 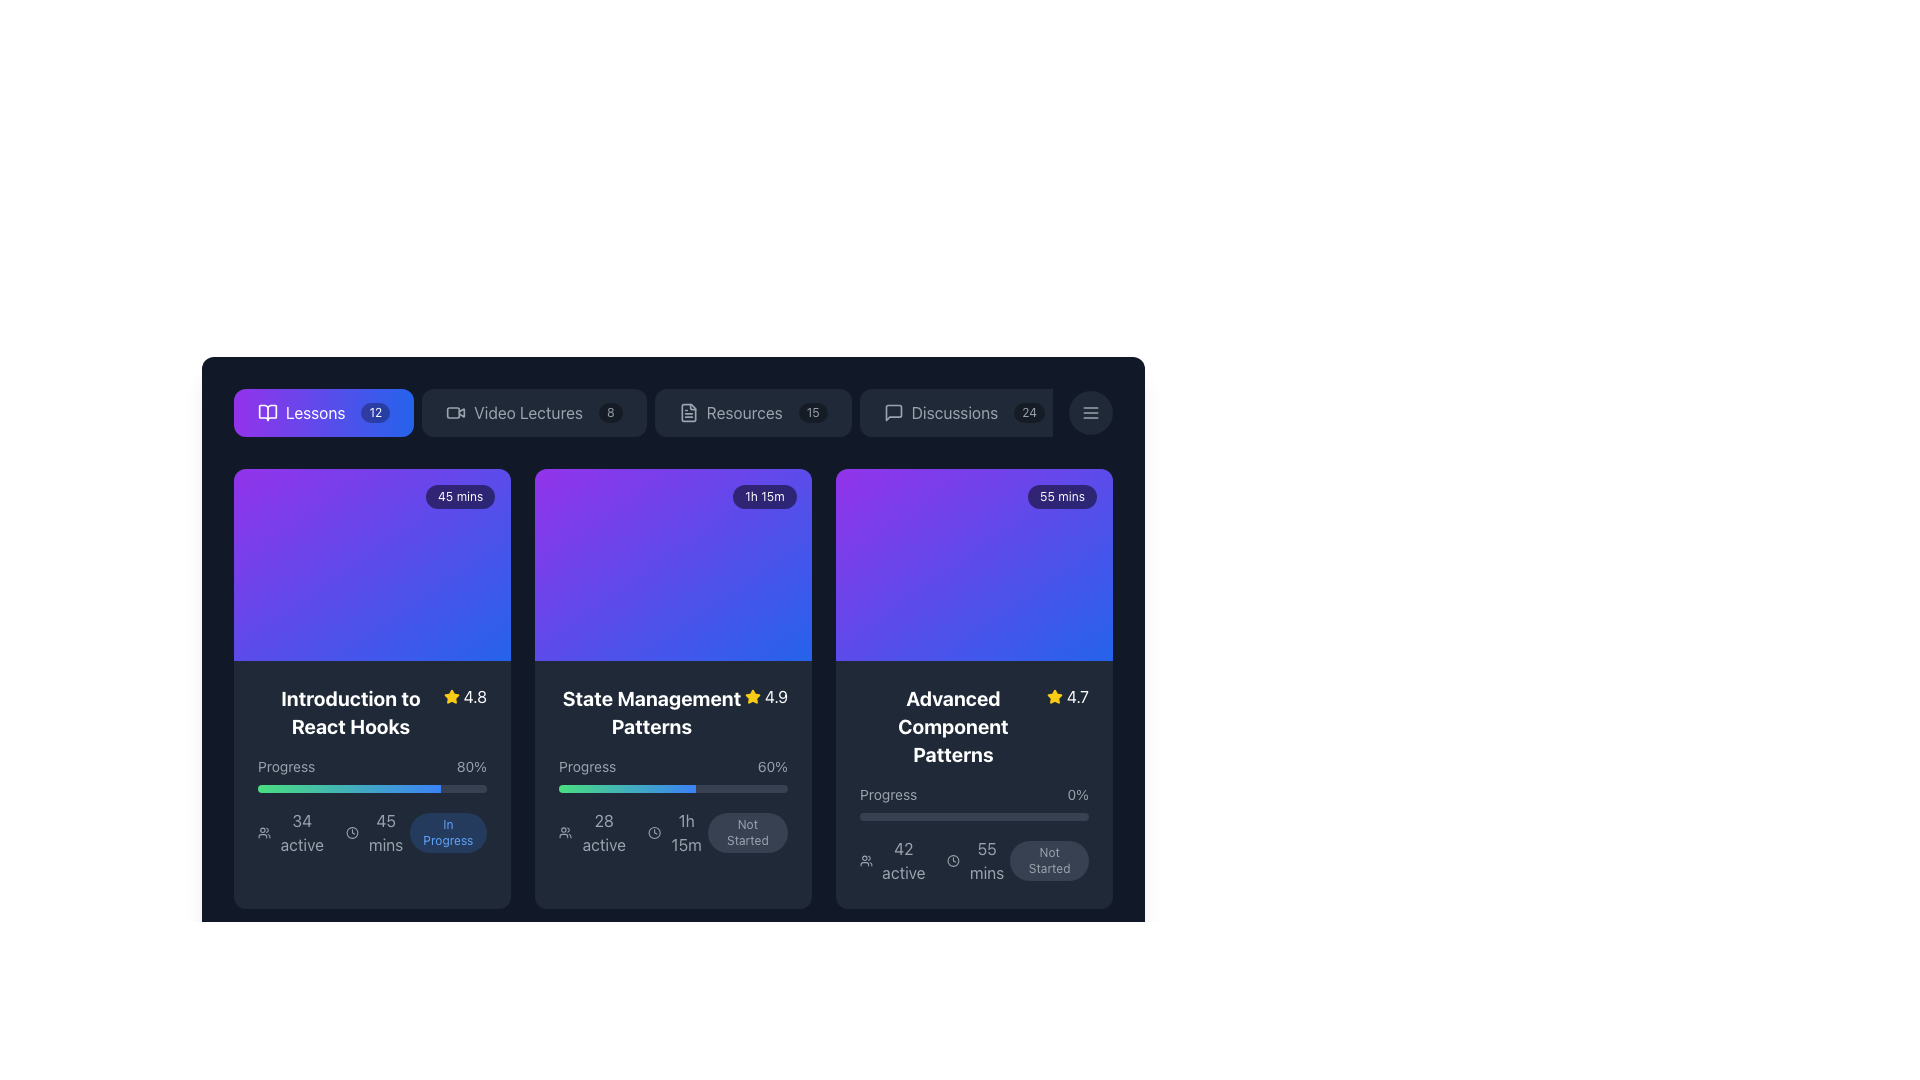 What do you see at coordinates (372, 770) in the screenshot?
I see `title and details of the Informational card section titled 'Introduction to React Hooks', which includes information about the topic, rating, progress, session duration, participant count, and current status 'In Progress'` at bounding box center [372, 770].